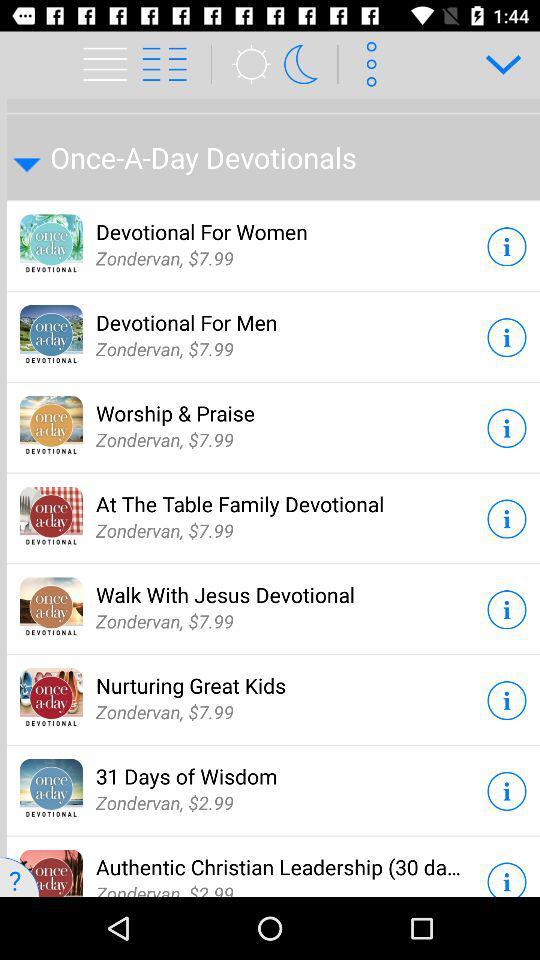  I want to click on the menu icon, so click(98, 51).